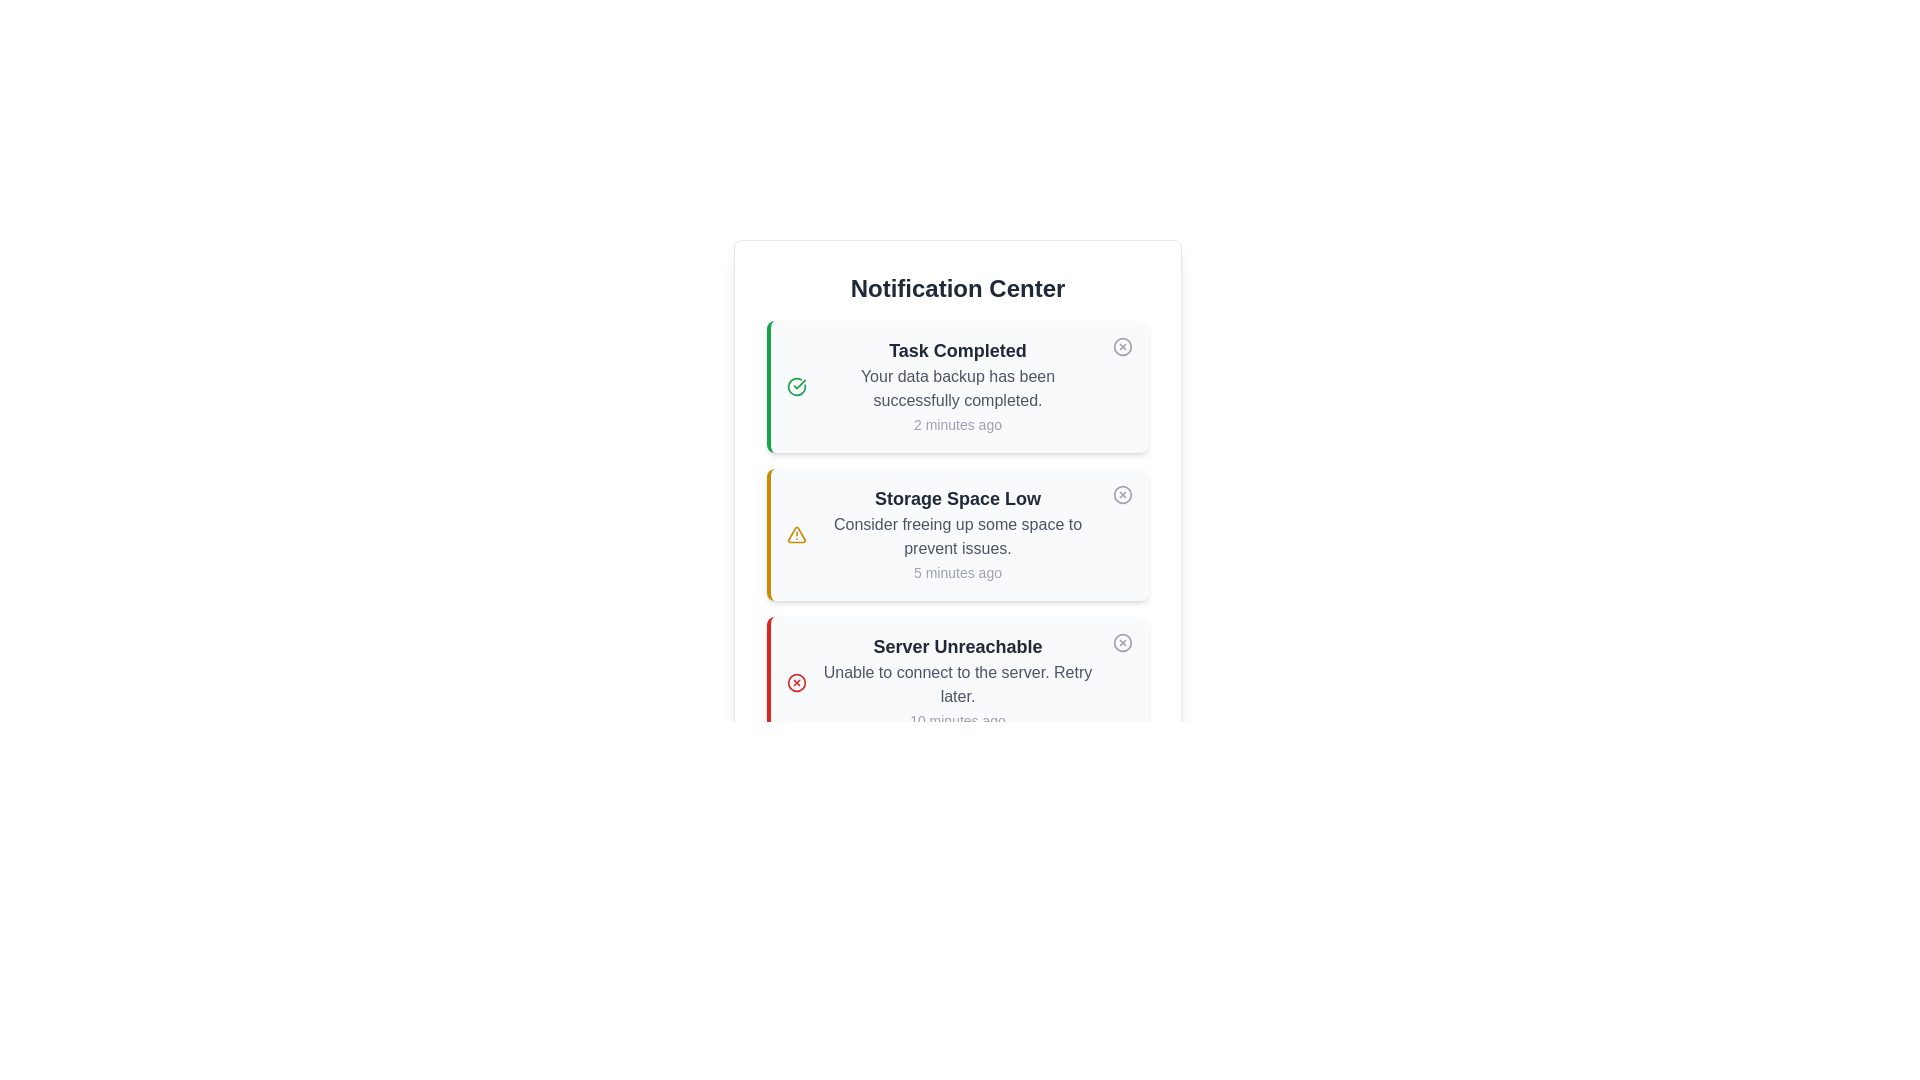  I want to click on detailed message of the third notification card in the Notification Center about a failed connection attempt to the server, so click(957, 681).